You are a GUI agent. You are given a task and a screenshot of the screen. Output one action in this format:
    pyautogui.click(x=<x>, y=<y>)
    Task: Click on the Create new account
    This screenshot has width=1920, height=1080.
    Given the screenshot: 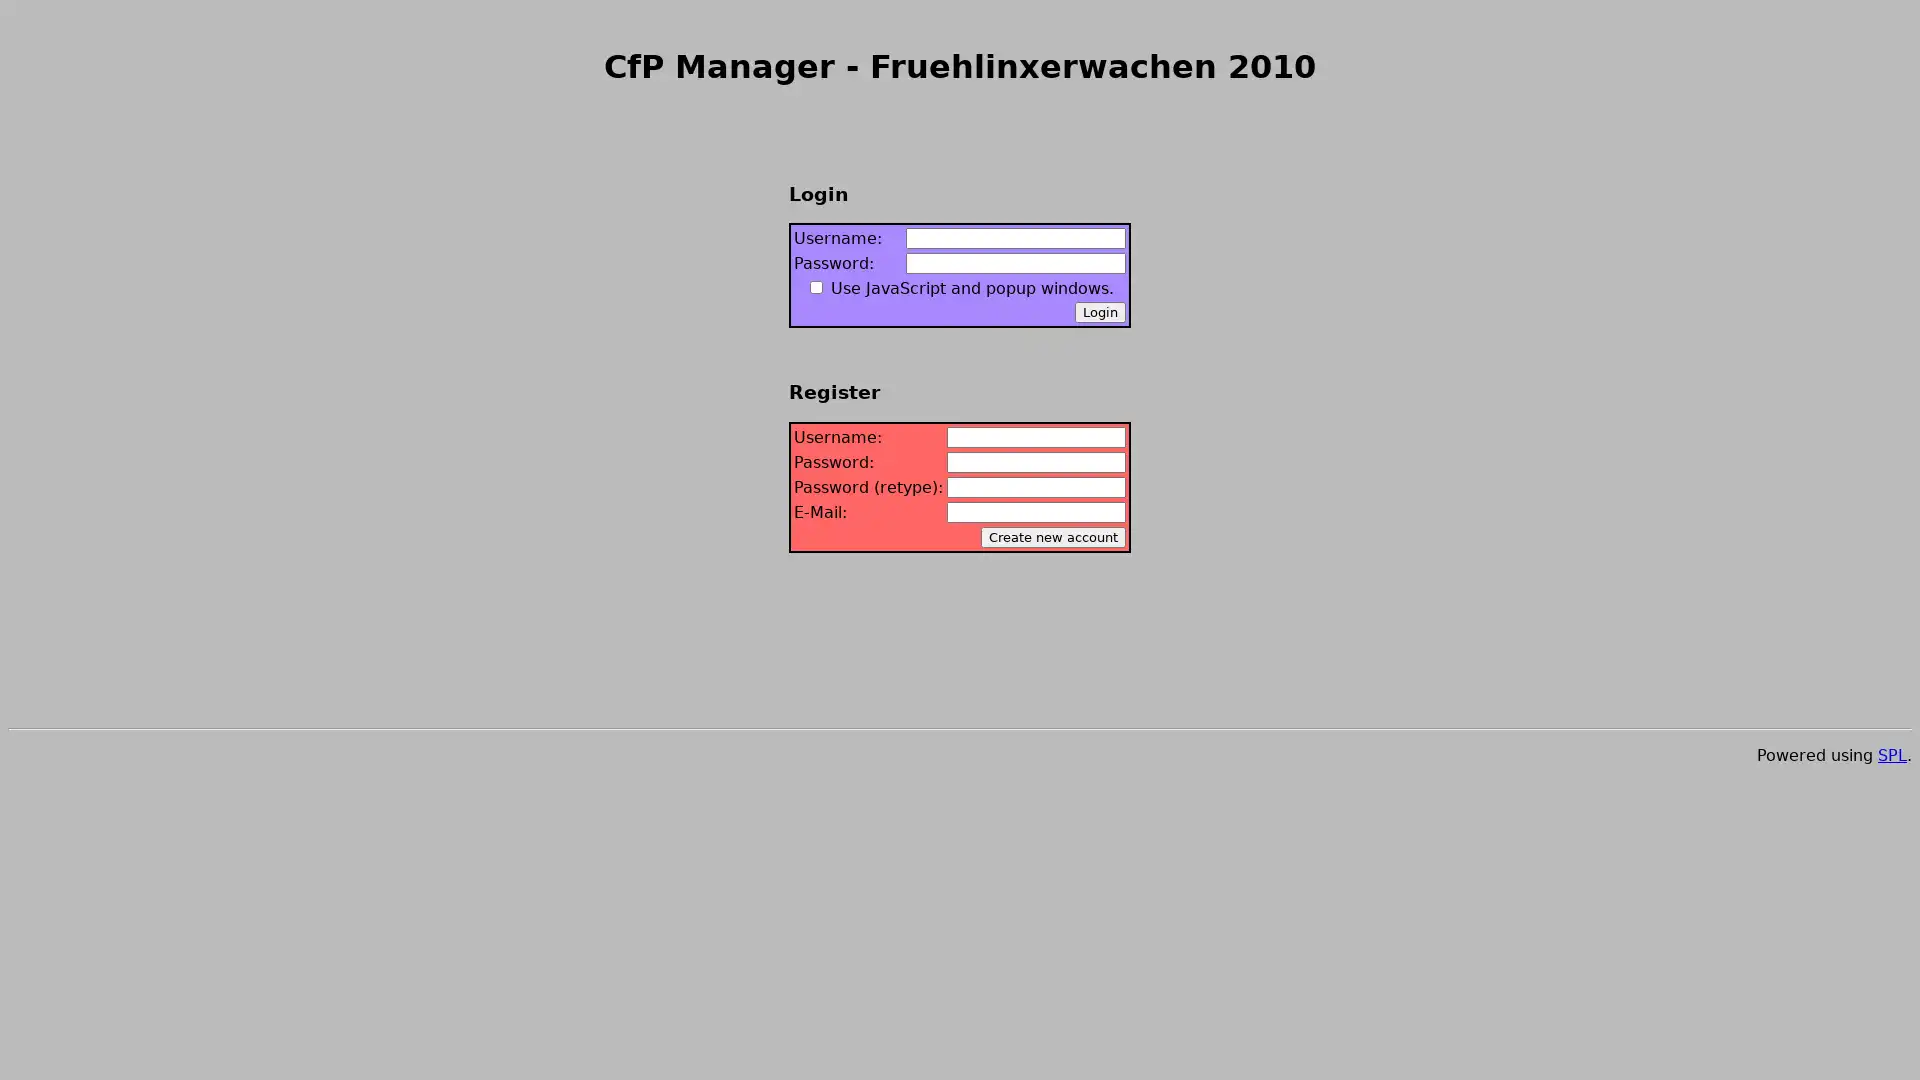 What is the action you would take?
    pyautogui.click(x=1052, y=535)
    